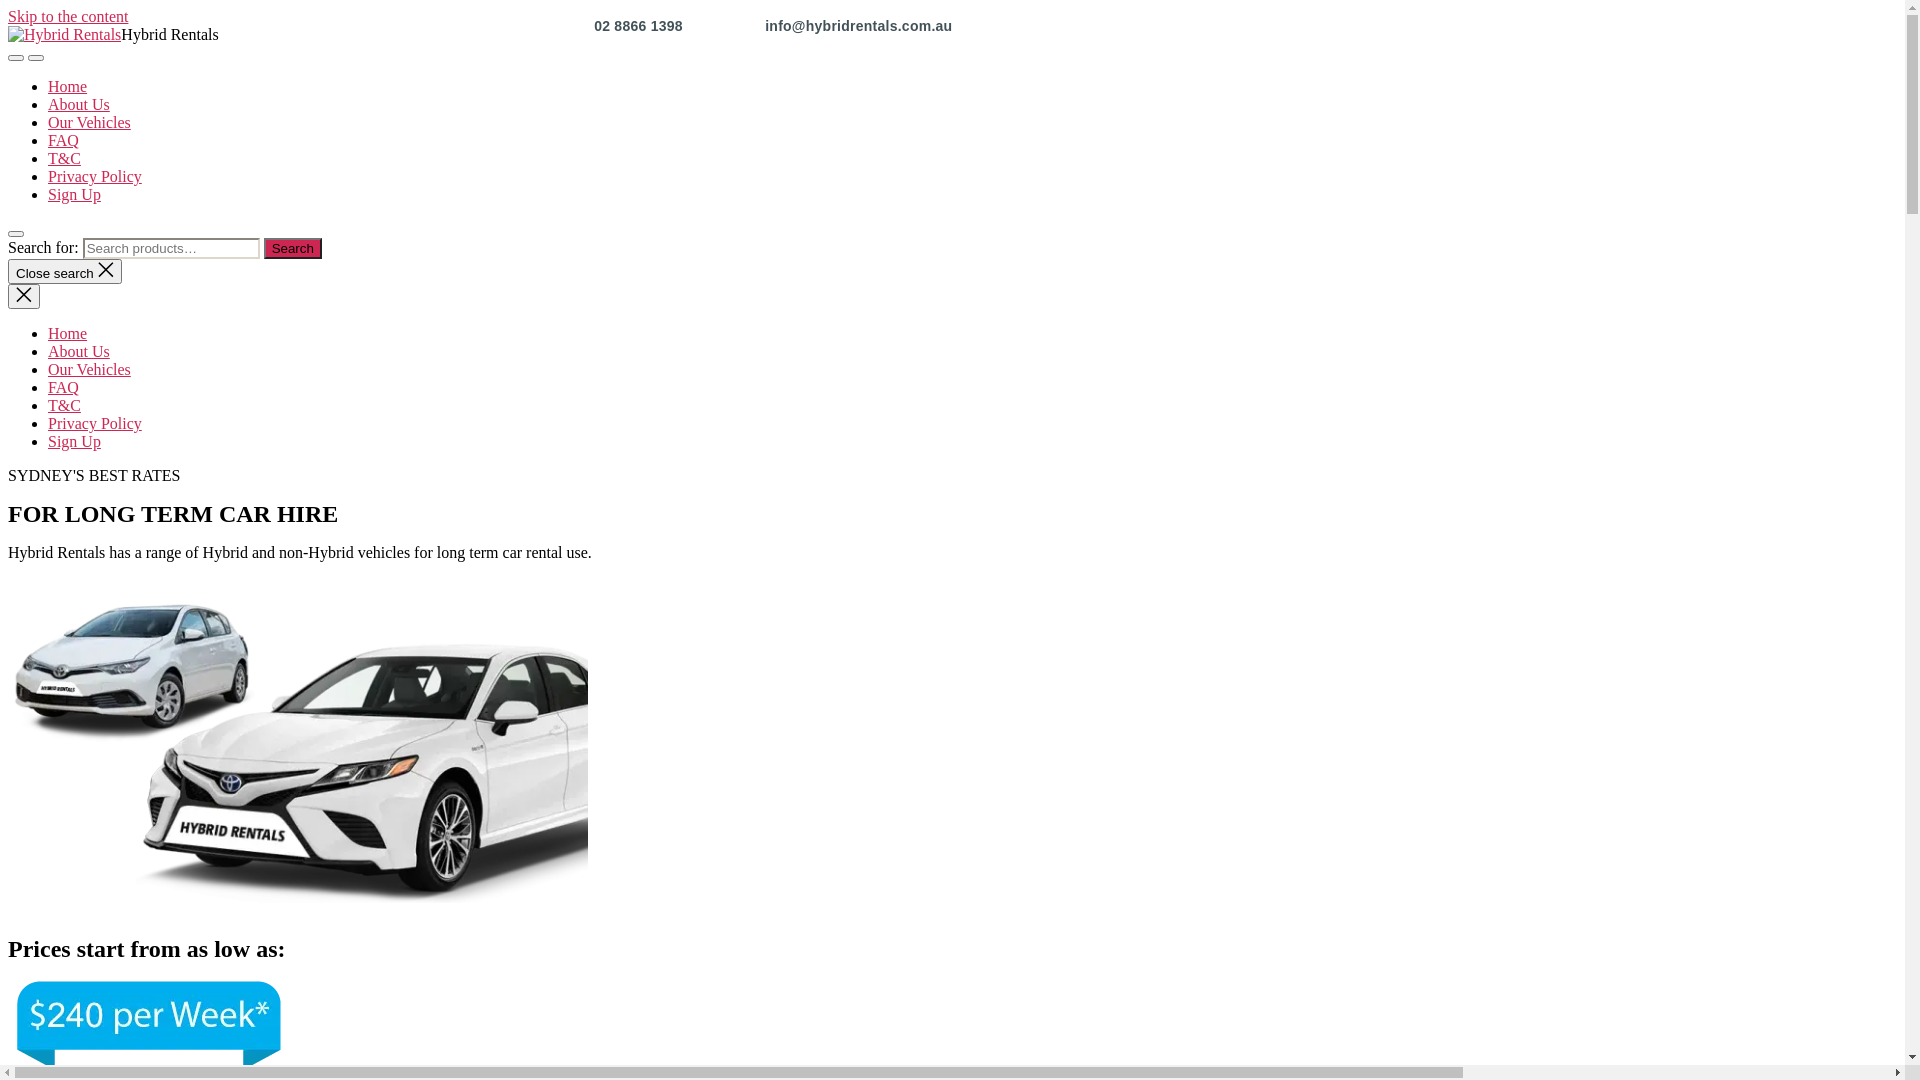 Image resolution: width=1920 pixels, height=1080 pixels. What do you see at coordinates (263, 247) in the screenshot?
I see `'Search'` at bounding box center [263, 247].